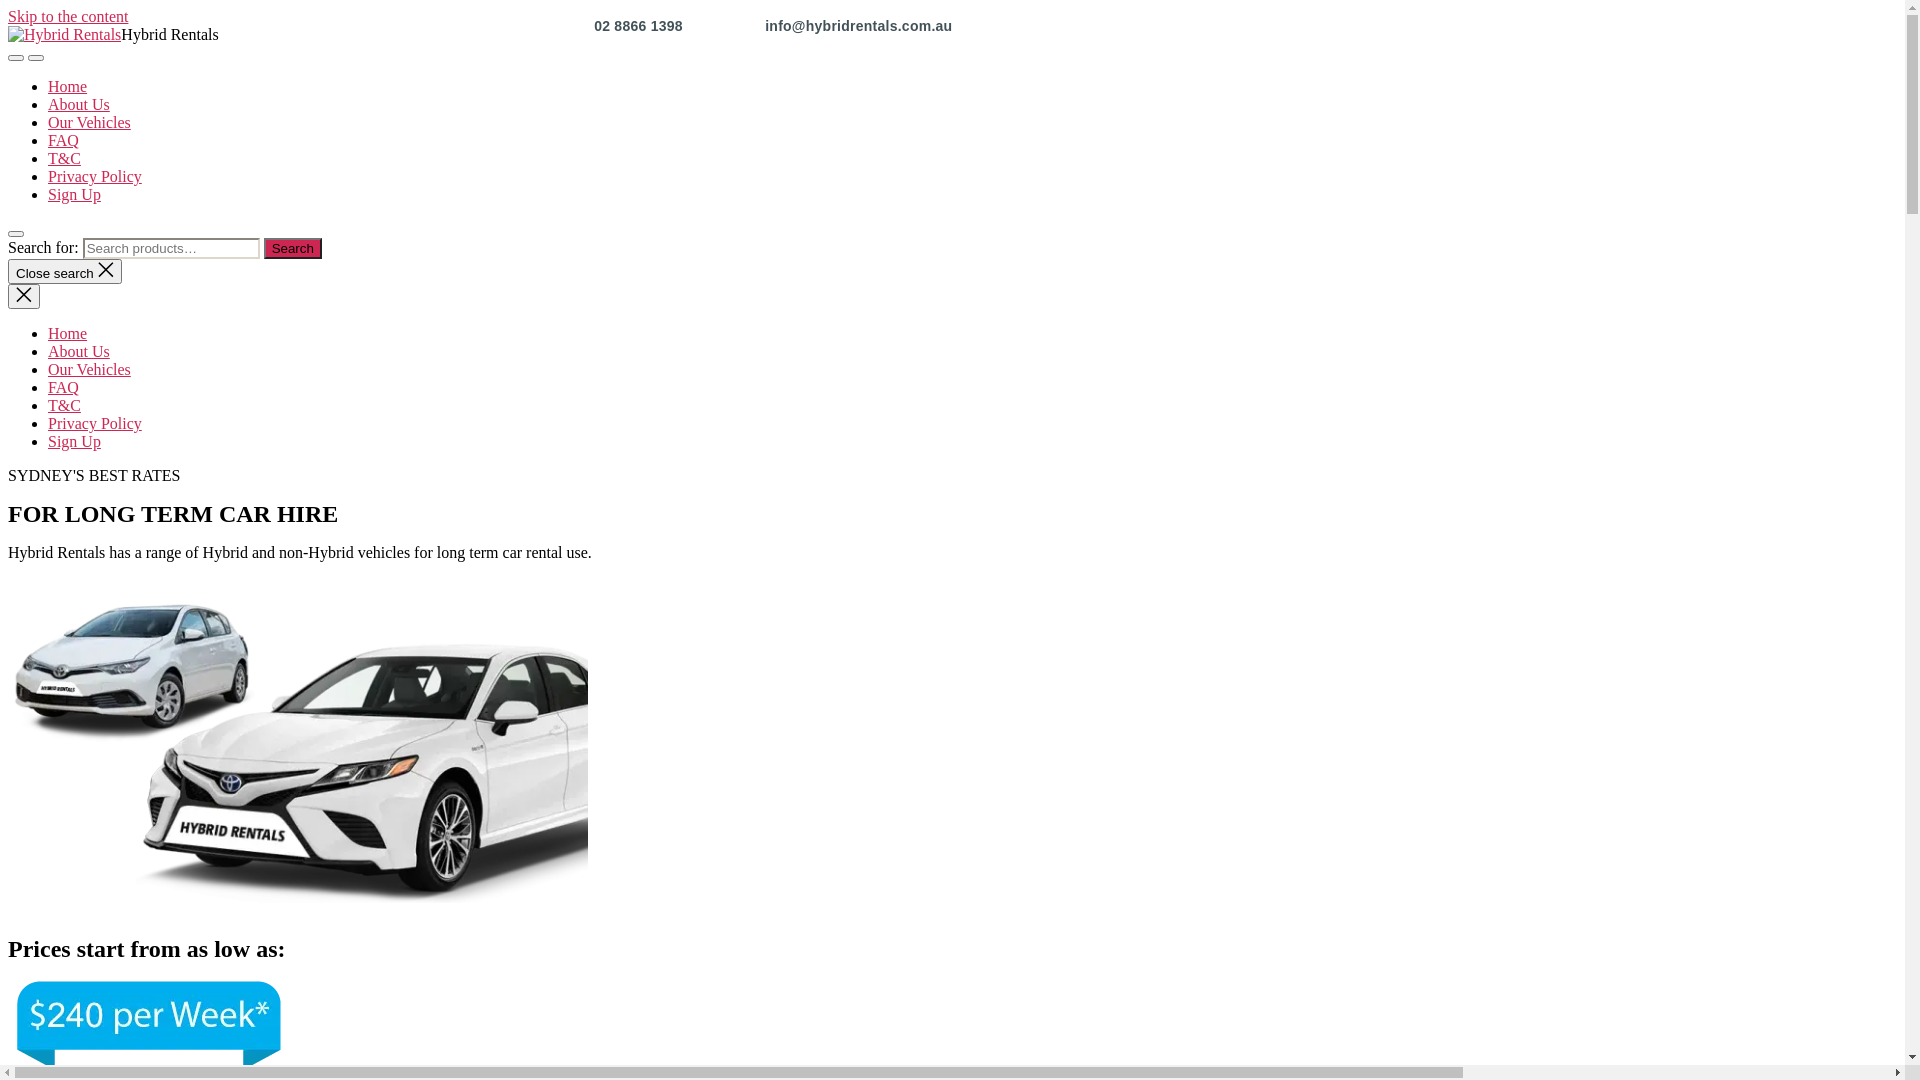 Image resolution: width=1920 pixels, height=1080 pixels. What do you see at coordinates (263, 247) in the screenshot?
I see `'Search'` at bounding box center [263, 247].